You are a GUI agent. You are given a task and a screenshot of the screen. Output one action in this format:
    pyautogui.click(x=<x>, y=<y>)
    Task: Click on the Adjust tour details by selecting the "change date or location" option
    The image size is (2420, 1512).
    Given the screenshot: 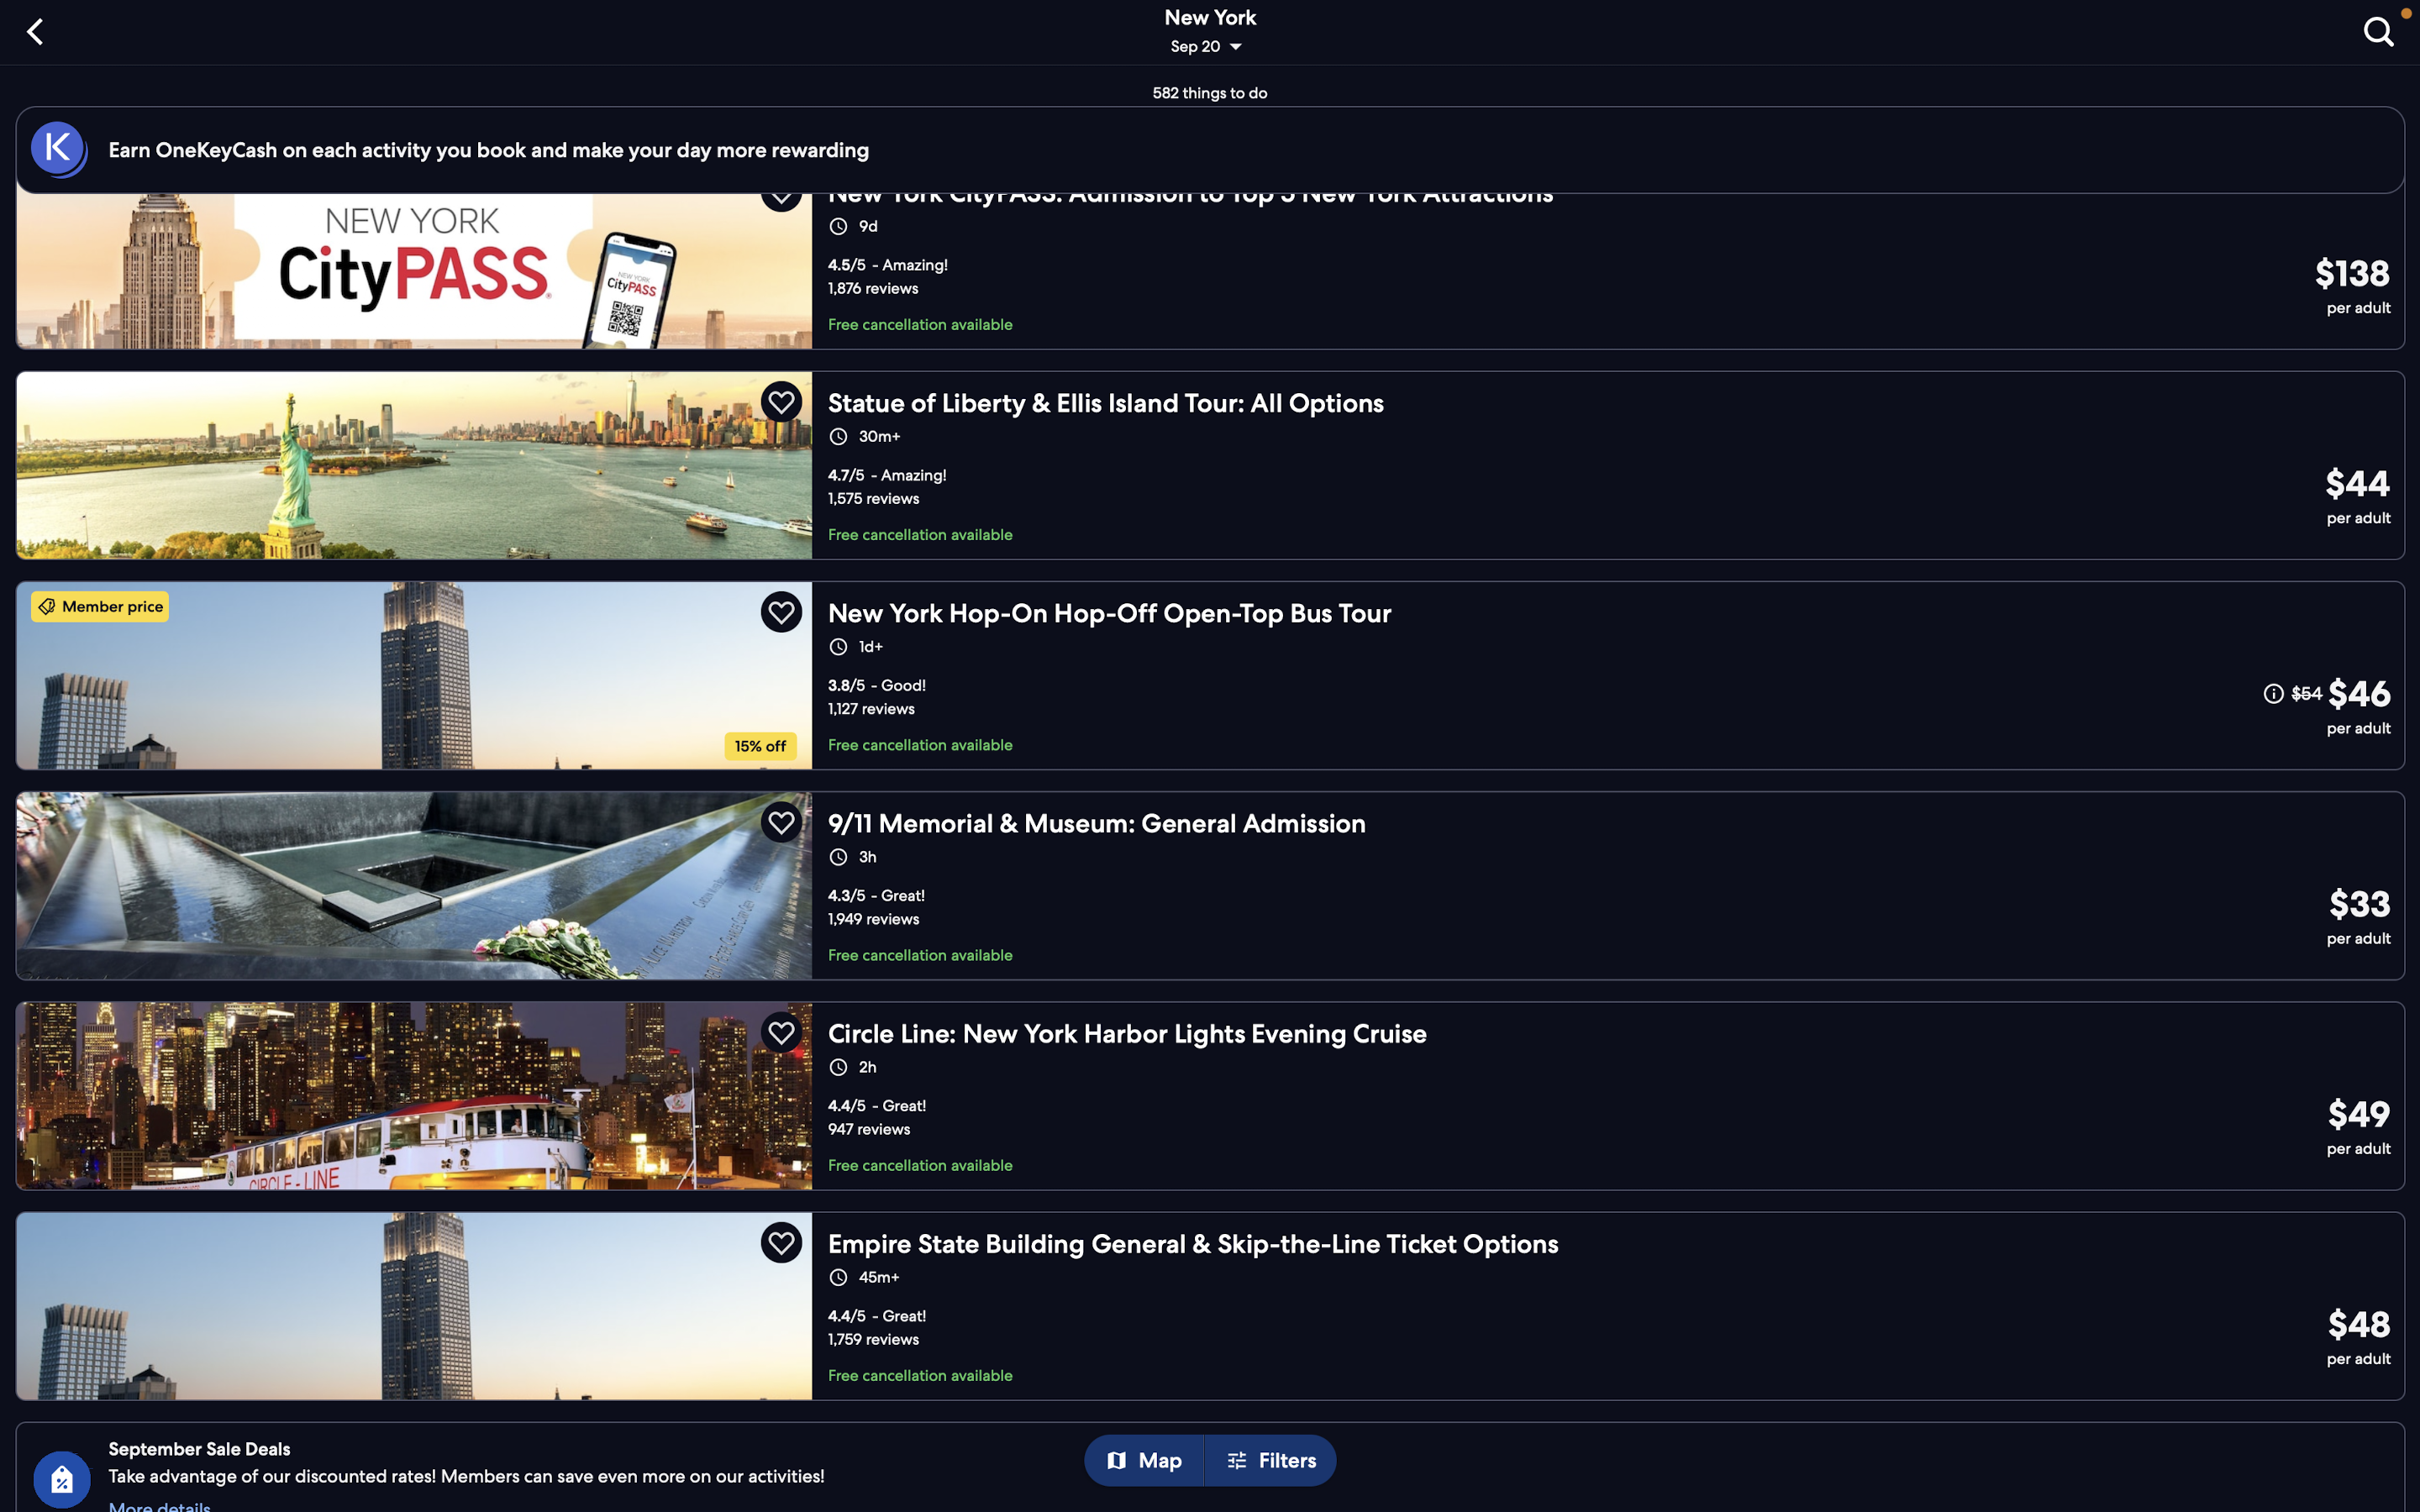 What is the action you would take?
    pyautogui.click(x=1212, y=34)
    